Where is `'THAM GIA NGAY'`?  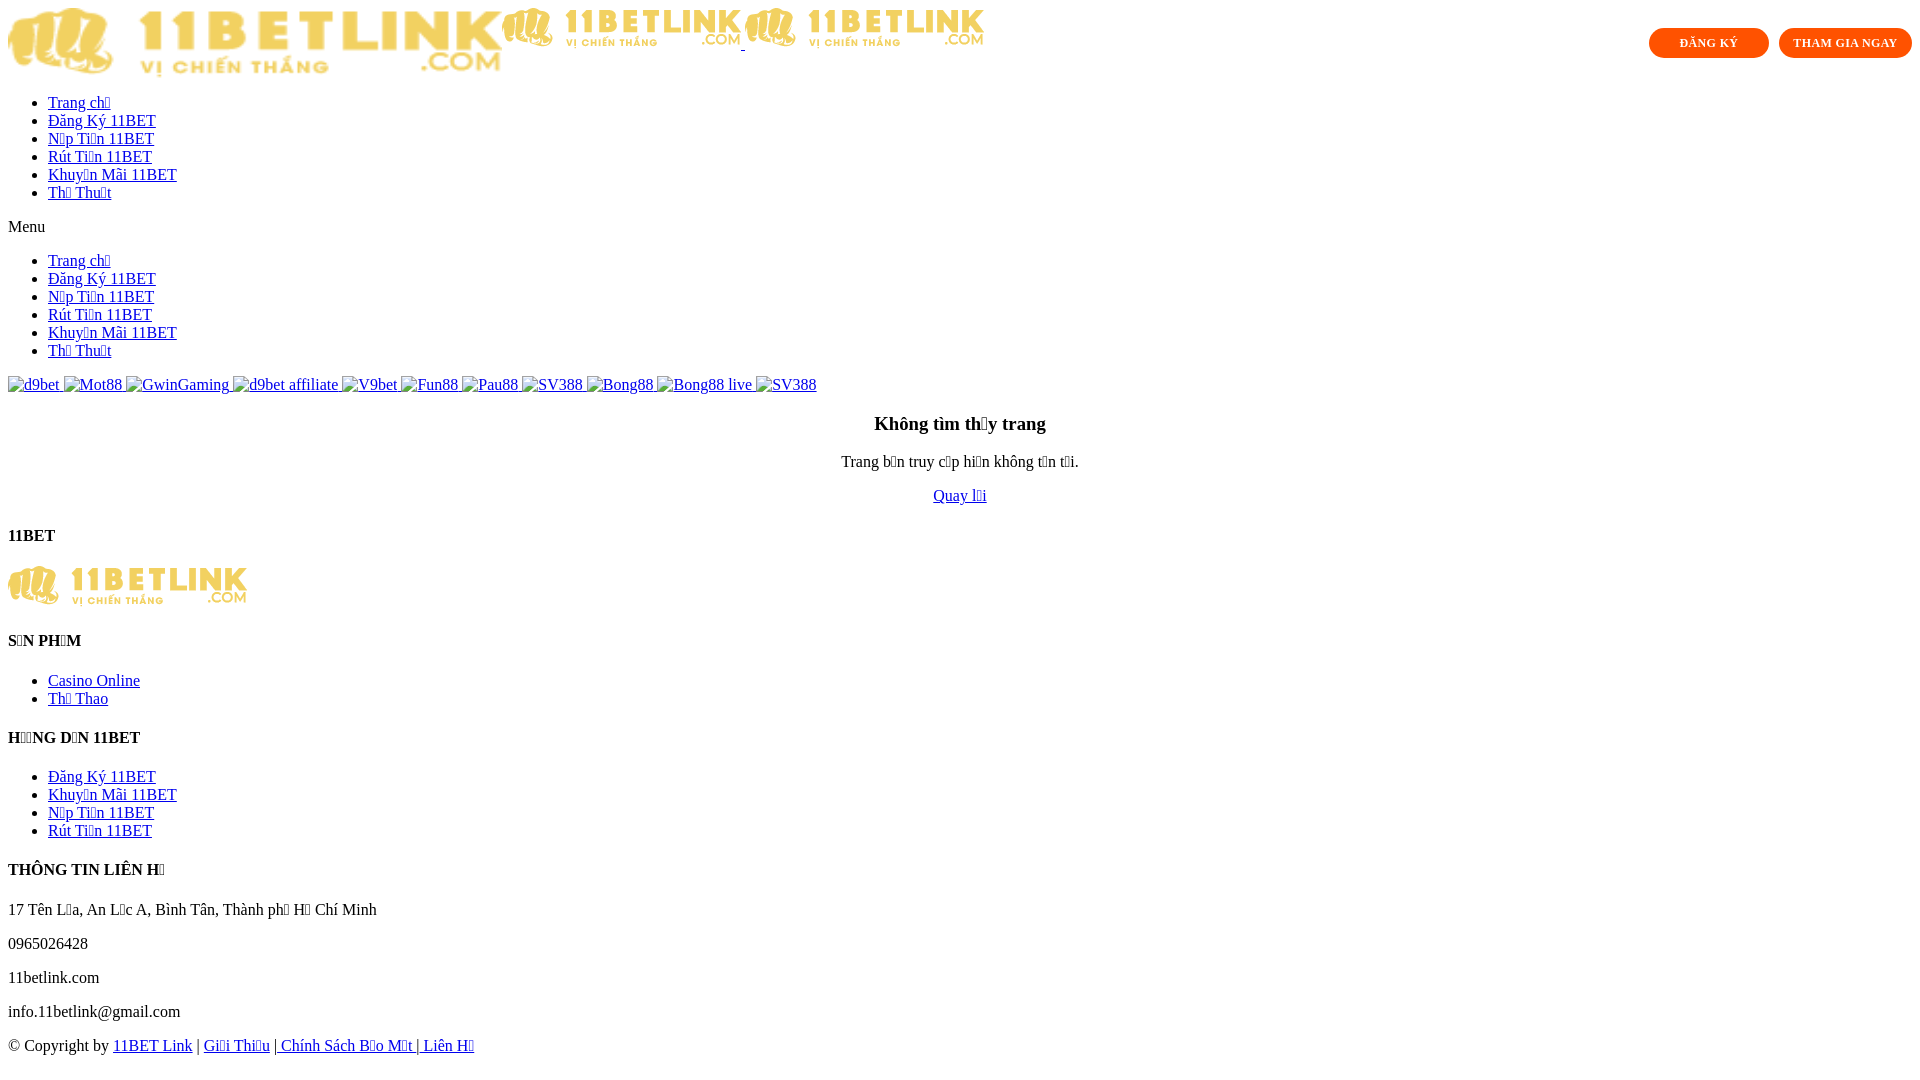 'THAM GIA NGAY' is located at coordinates (1844, 42).